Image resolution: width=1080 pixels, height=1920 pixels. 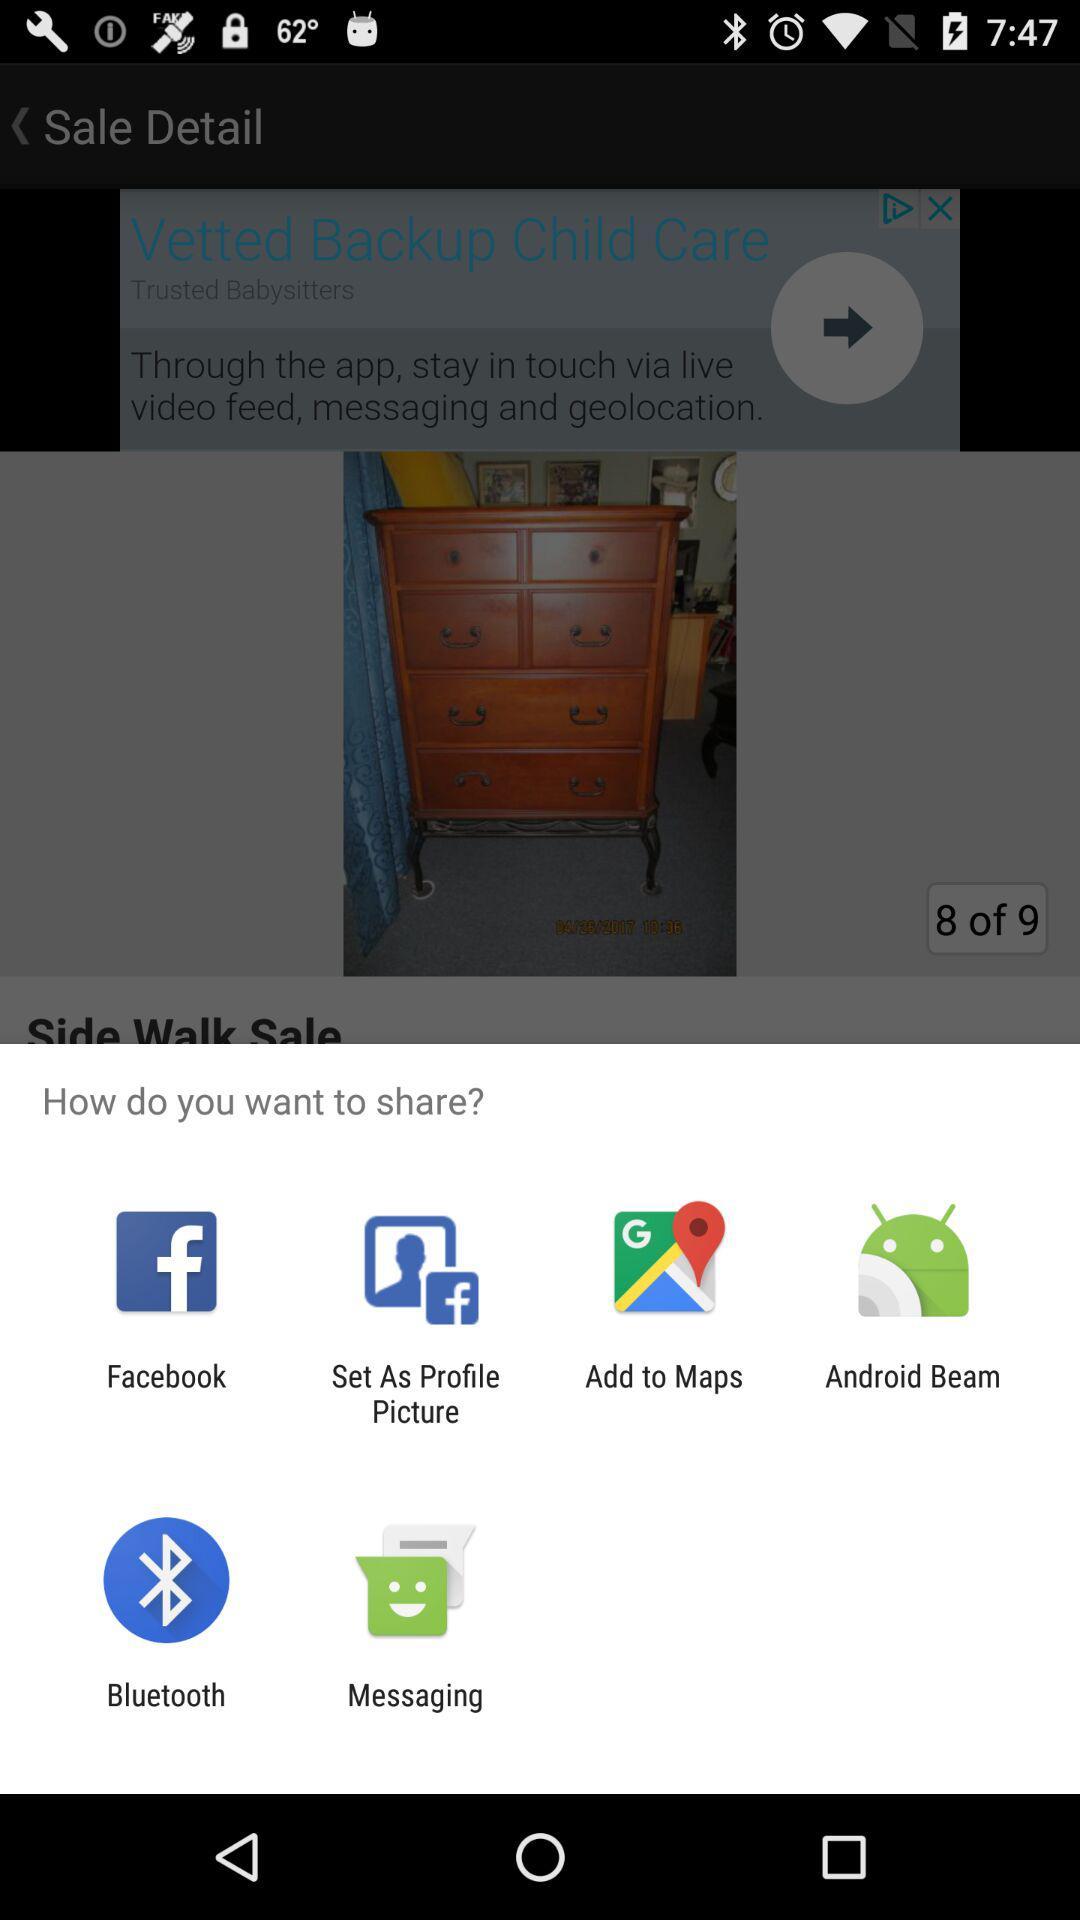 What do you see at coordinates (414, 1711) in the screenshot?
I see `the icon next to the bluetooth icon` at bounding box center [414, 1711].